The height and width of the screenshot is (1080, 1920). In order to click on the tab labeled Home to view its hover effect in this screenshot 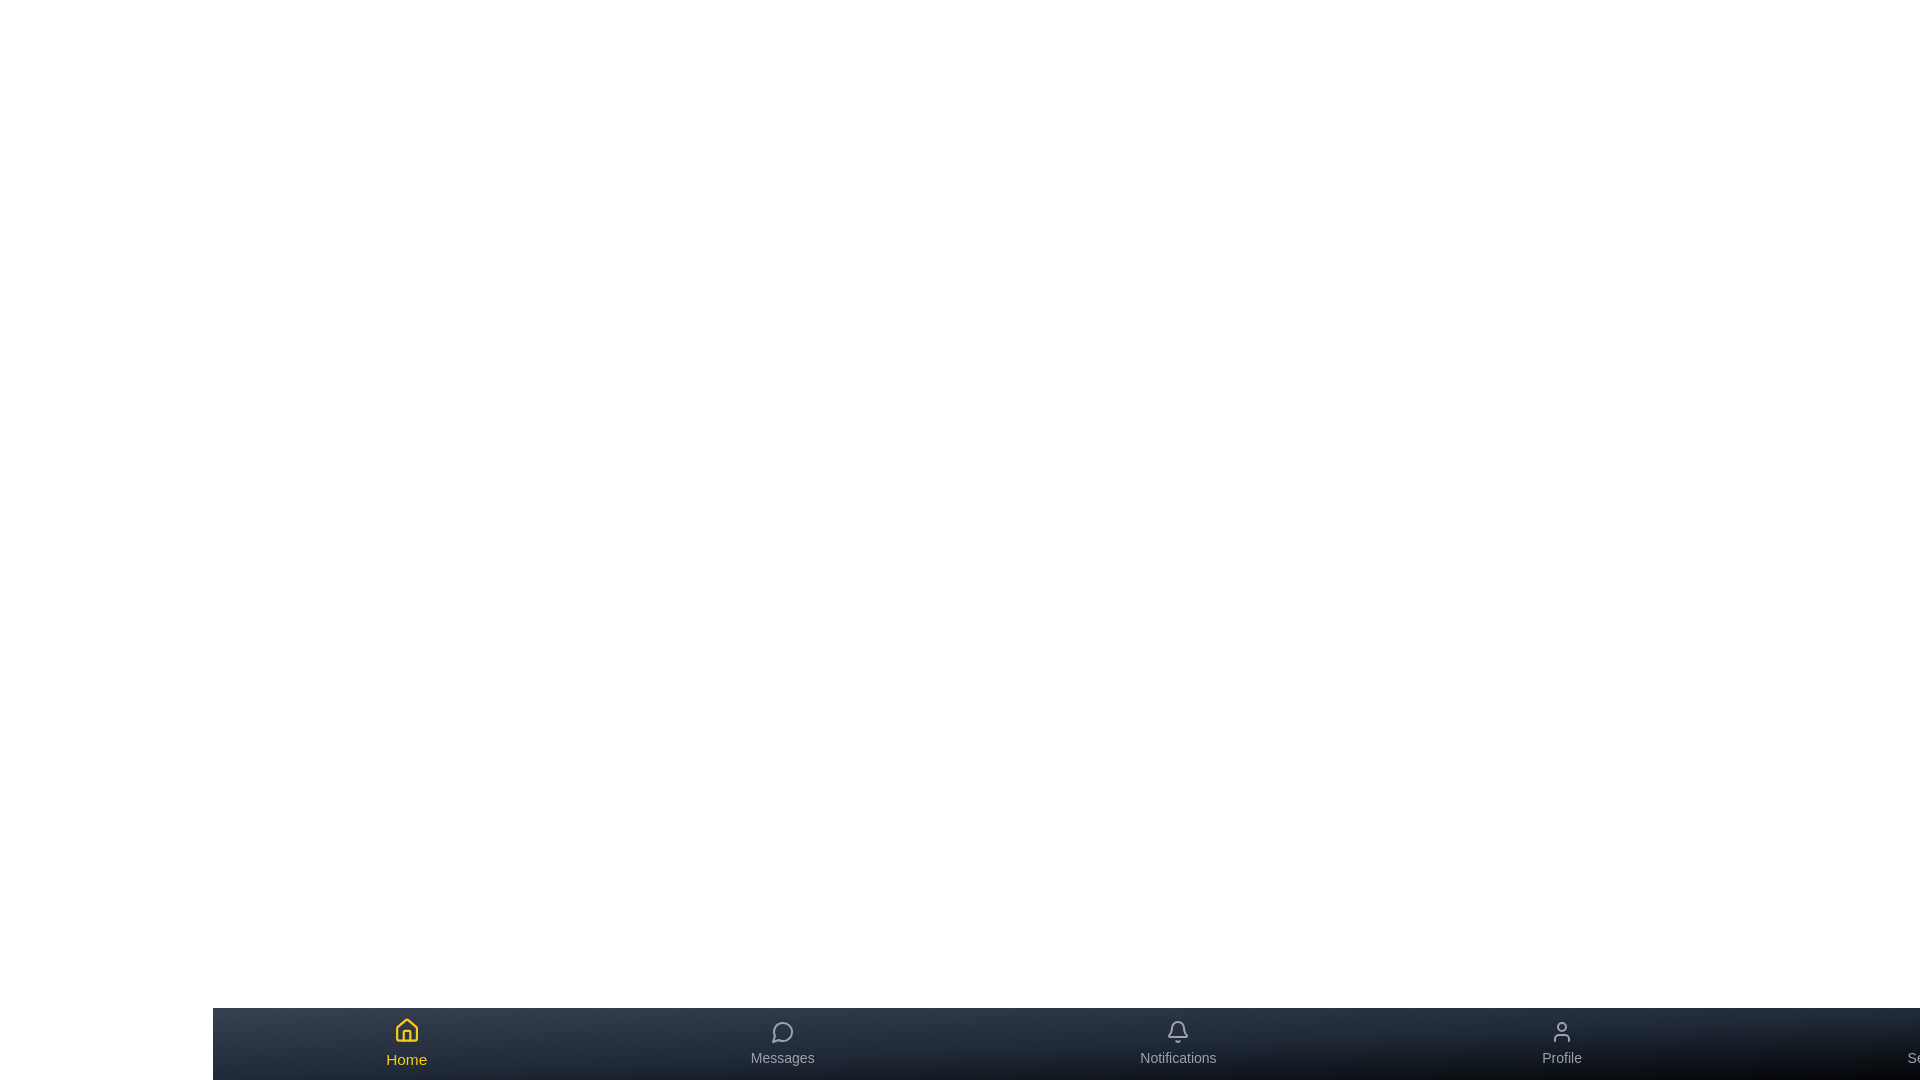, I will do `click(405, 1043)`.